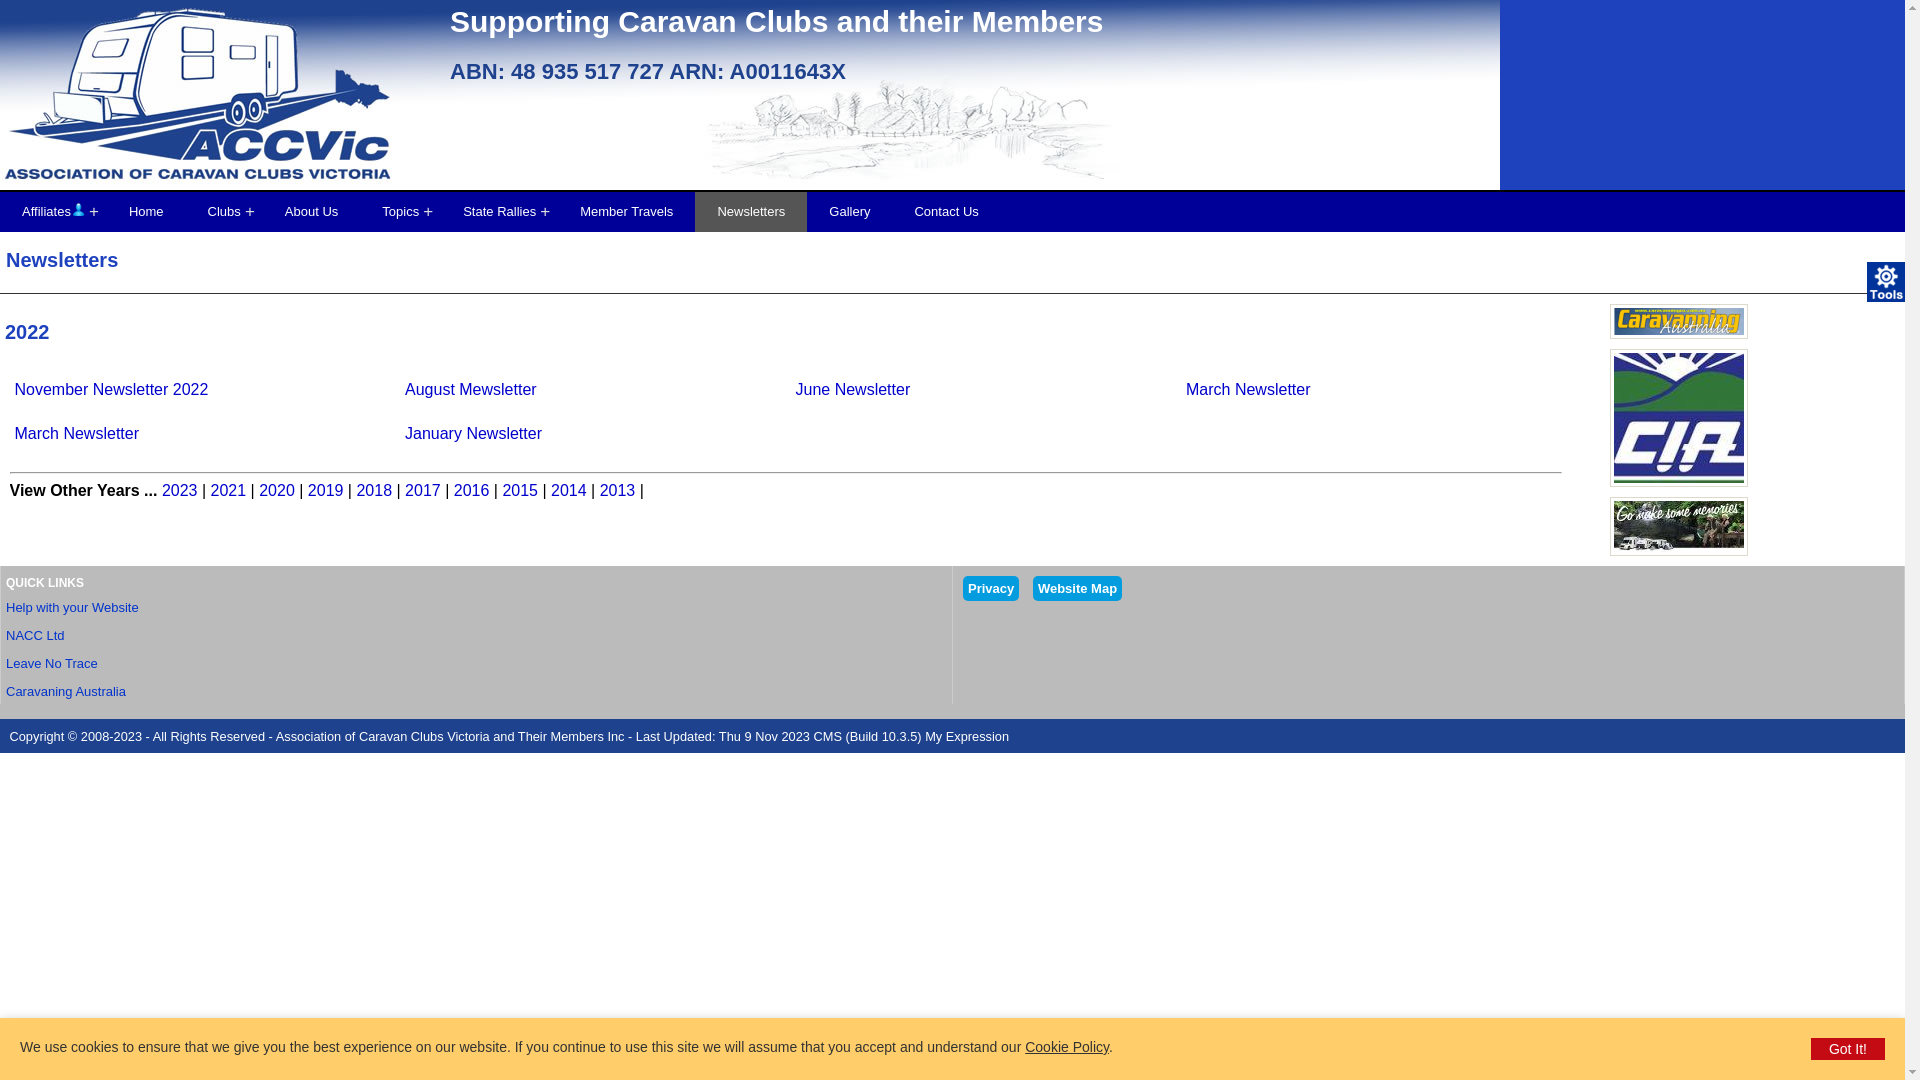 The width and height of the screenshot is (1920, 1080). Describe the element at coordinates (403, 389) in the screenshot. I see `'August Mewsletter'` at that location.